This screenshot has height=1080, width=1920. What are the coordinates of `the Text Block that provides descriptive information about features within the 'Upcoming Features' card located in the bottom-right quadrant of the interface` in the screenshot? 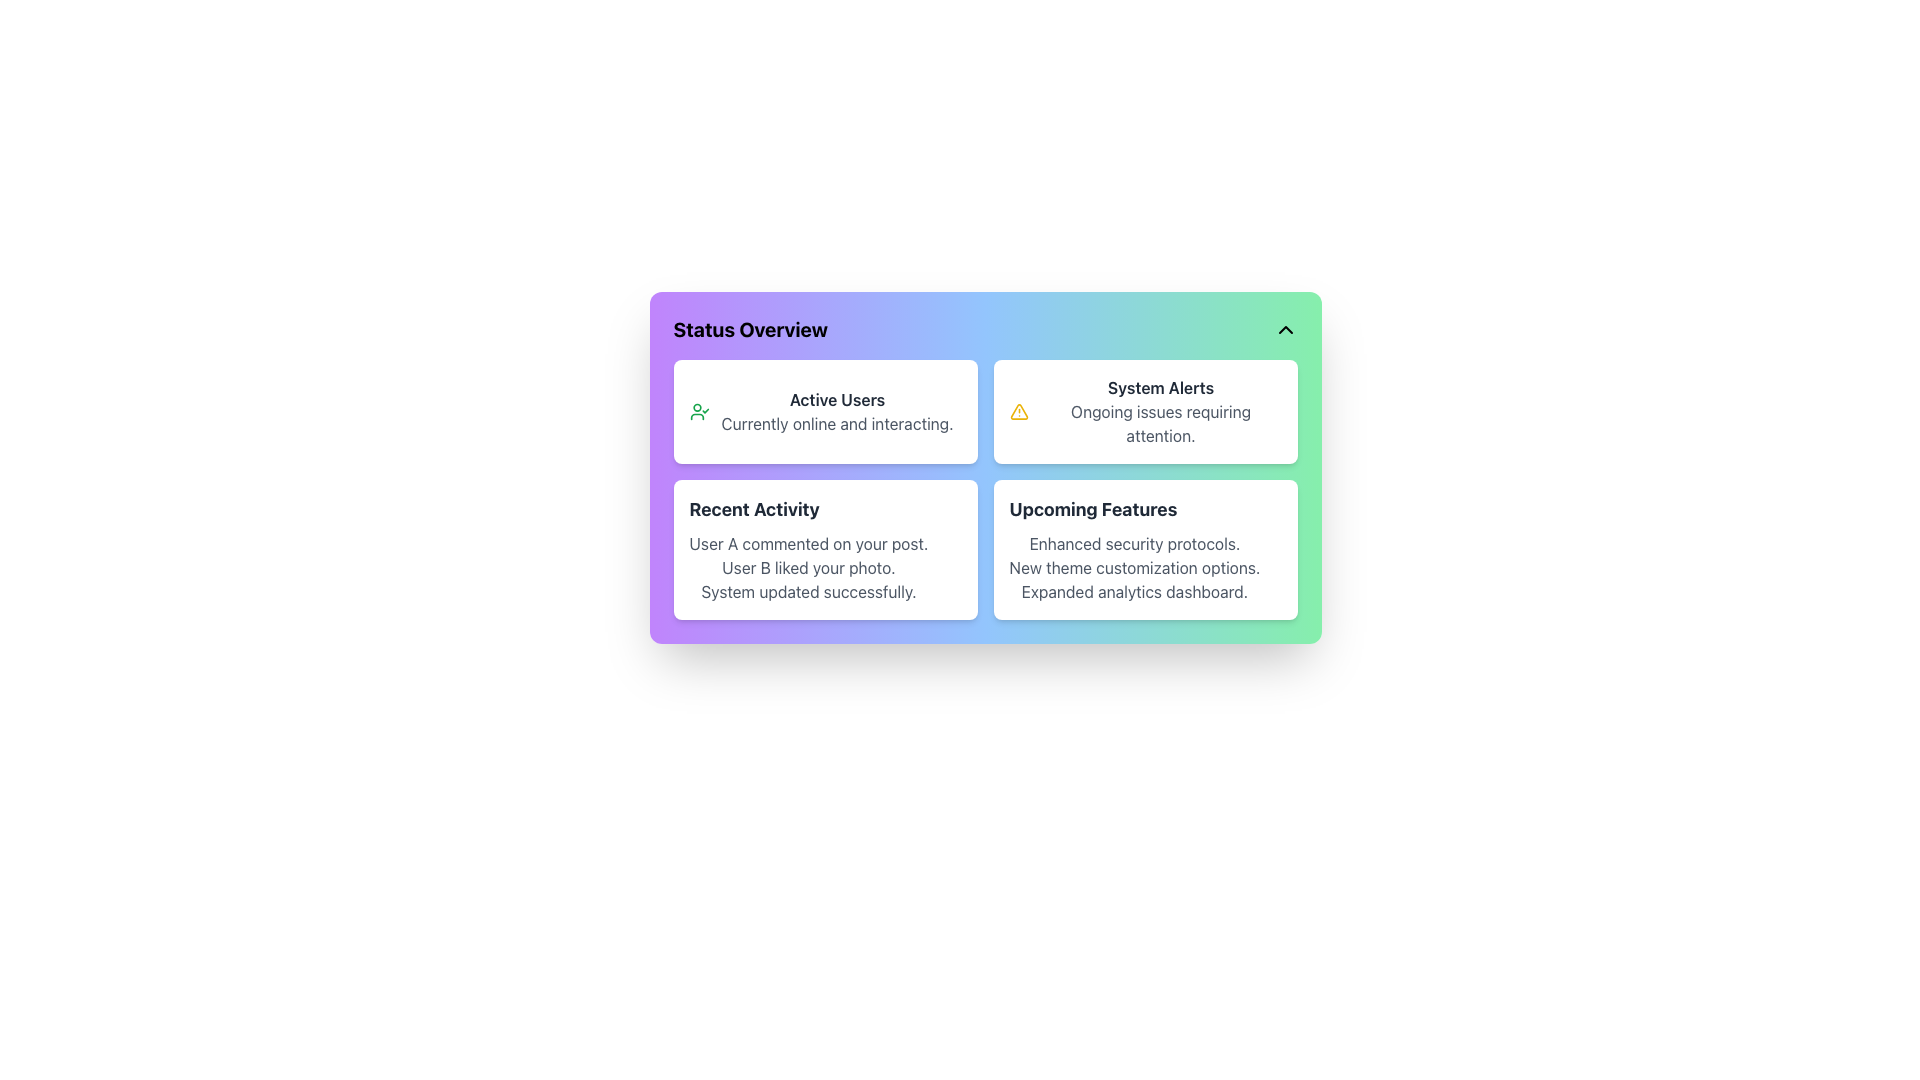 It's located at (1134, 567).